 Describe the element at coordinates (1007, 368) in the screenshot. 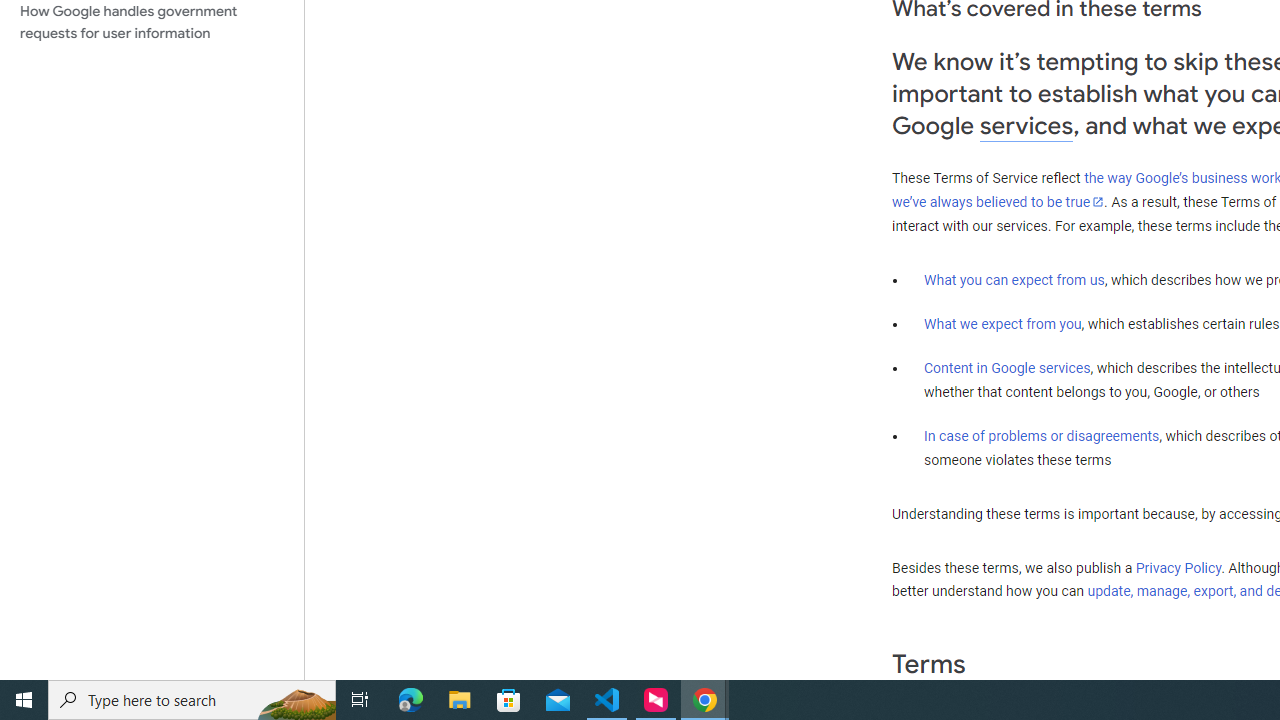

I see `'Content in Google services'` at that location.